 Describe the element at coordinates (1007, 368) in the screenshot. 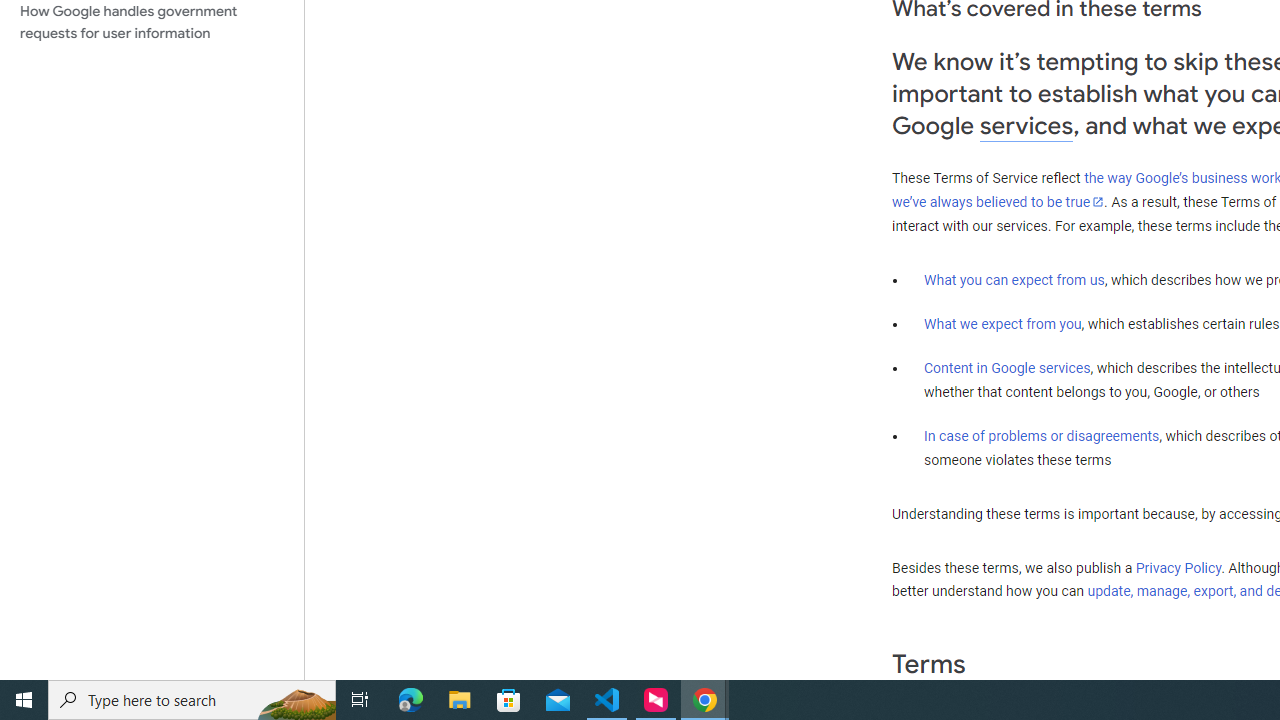

I see `'Content in Google services'` at that location.